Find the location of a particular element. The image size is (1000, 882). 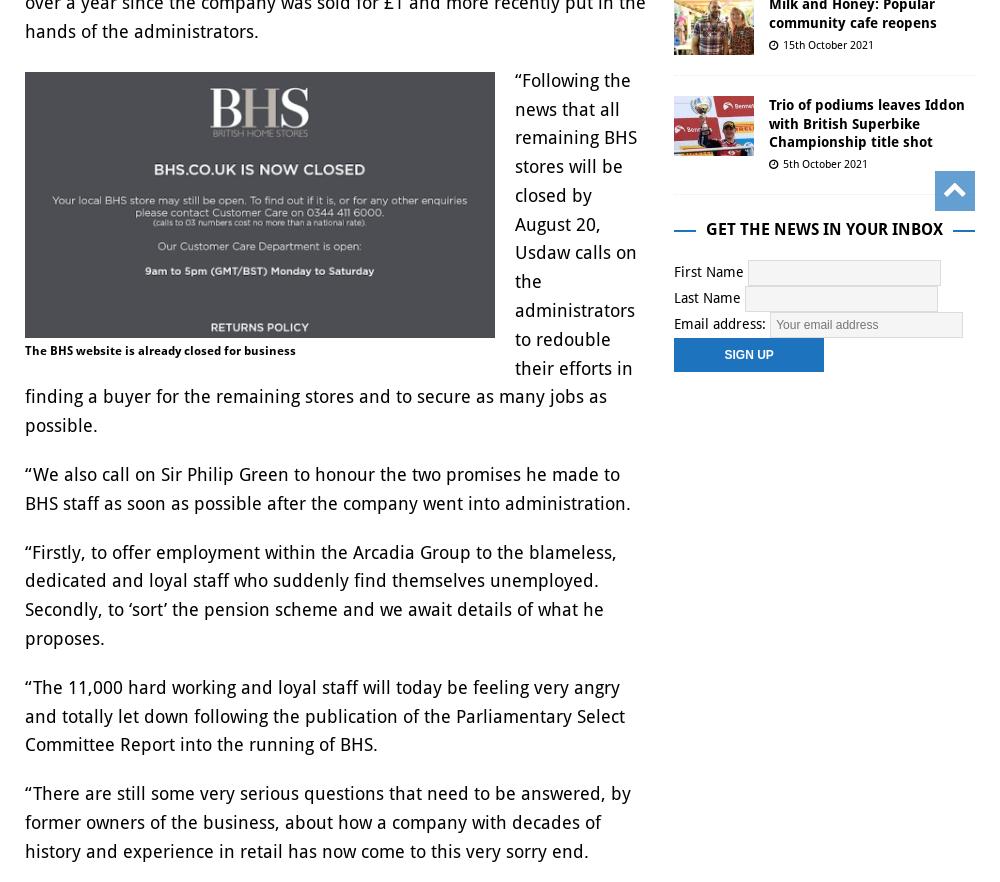

'“Following the news that all remaining BHS stores will be closed by August 20, Usdaw calls on the administrators to redouble their efforts in finding a buyer for the remaining stores and to secure as many jobs as possible.' is located at coordinates (330, 252).